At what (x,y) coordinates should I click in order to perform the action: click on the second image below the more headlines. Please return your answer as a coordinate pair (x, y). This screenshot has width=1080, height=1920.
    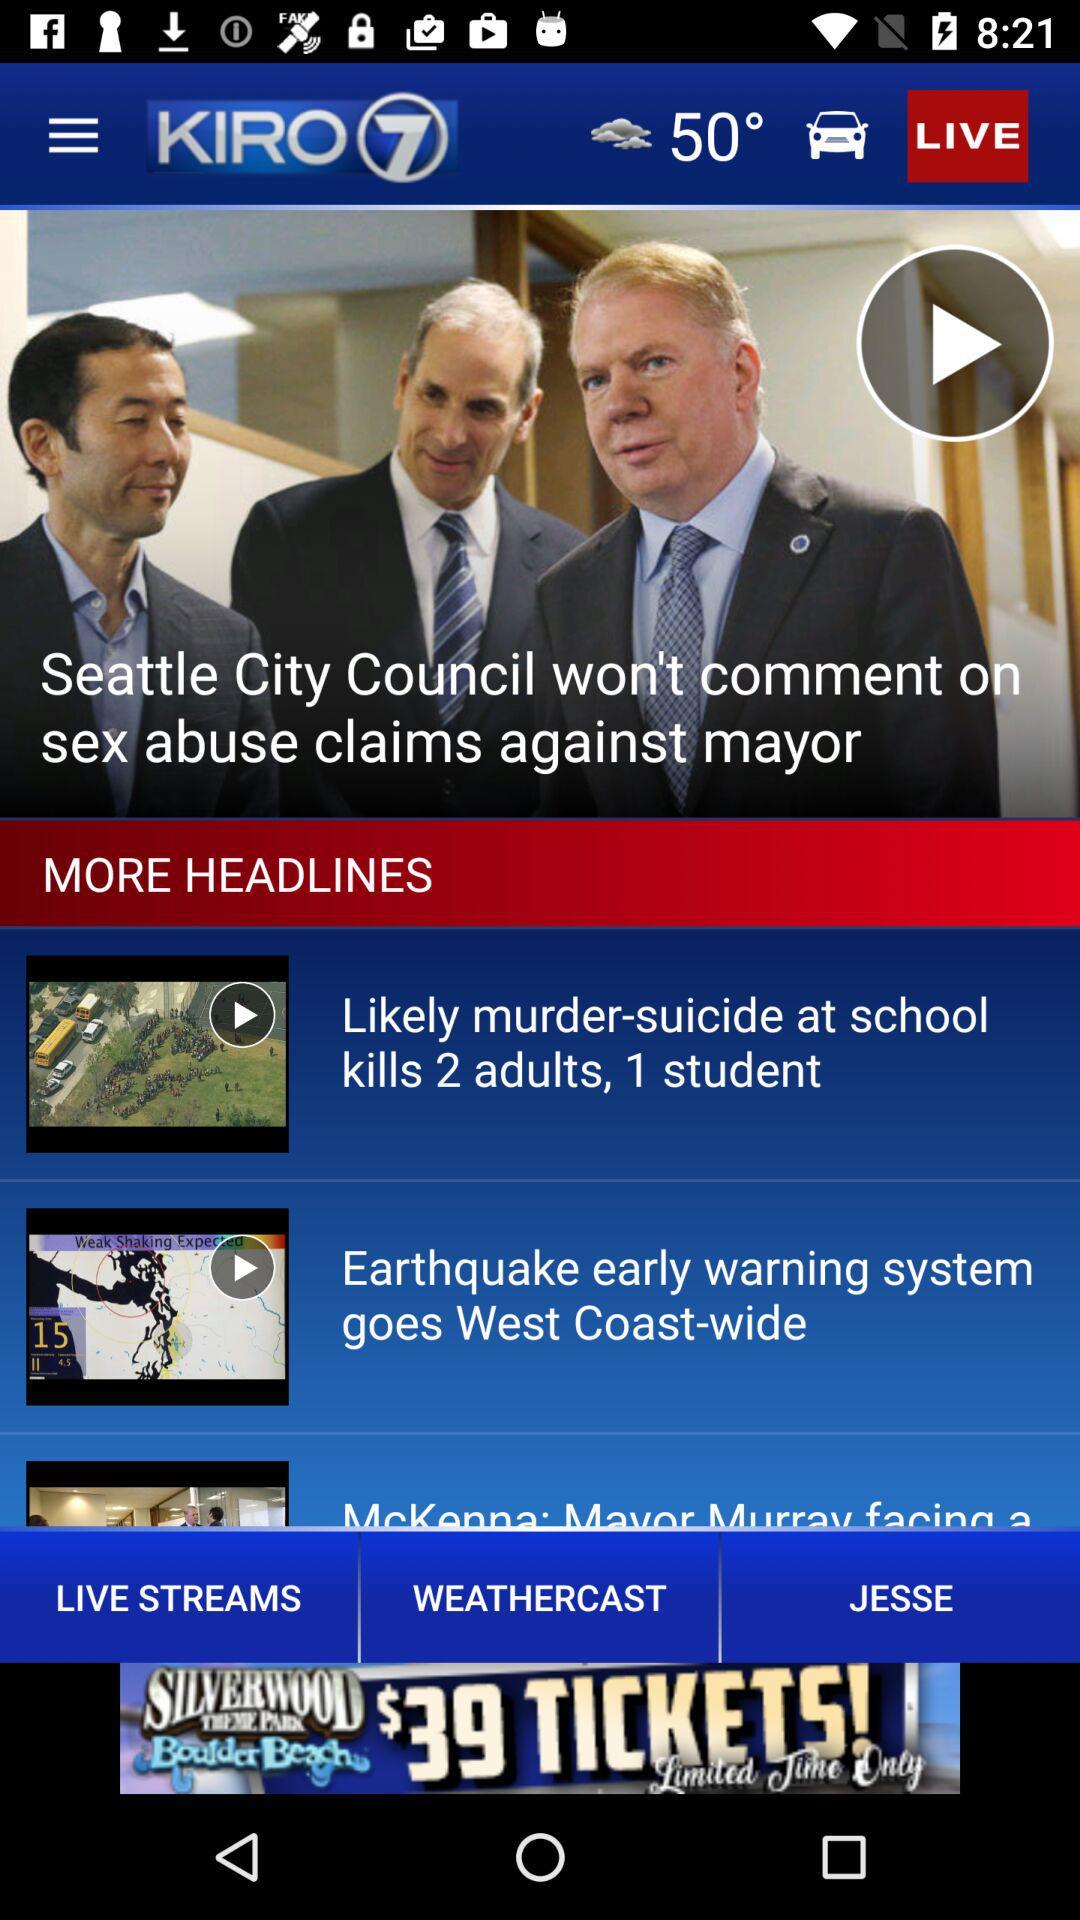
    Looking at the image, I should click on (156, 1306).